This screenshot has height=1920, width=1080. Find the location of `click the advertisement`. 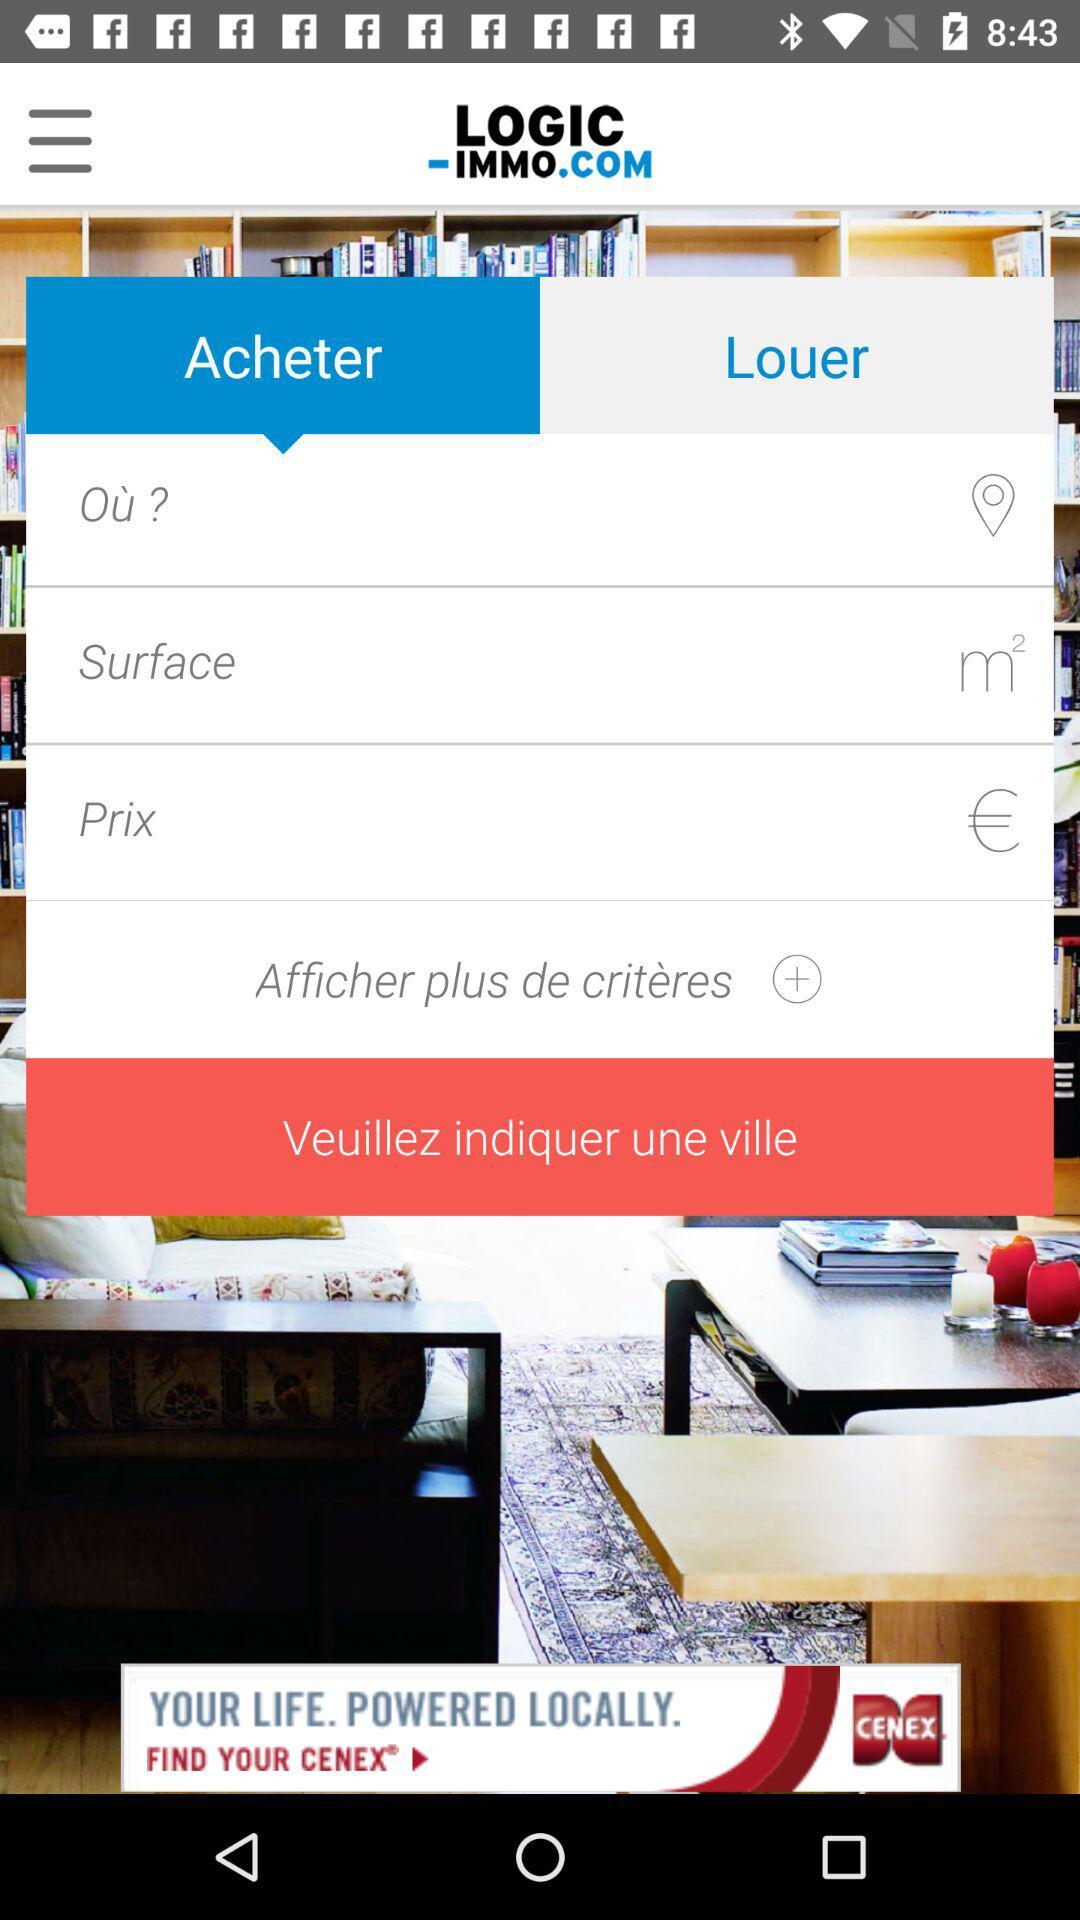

click the advertisement is located at coordinates (540, 1725).